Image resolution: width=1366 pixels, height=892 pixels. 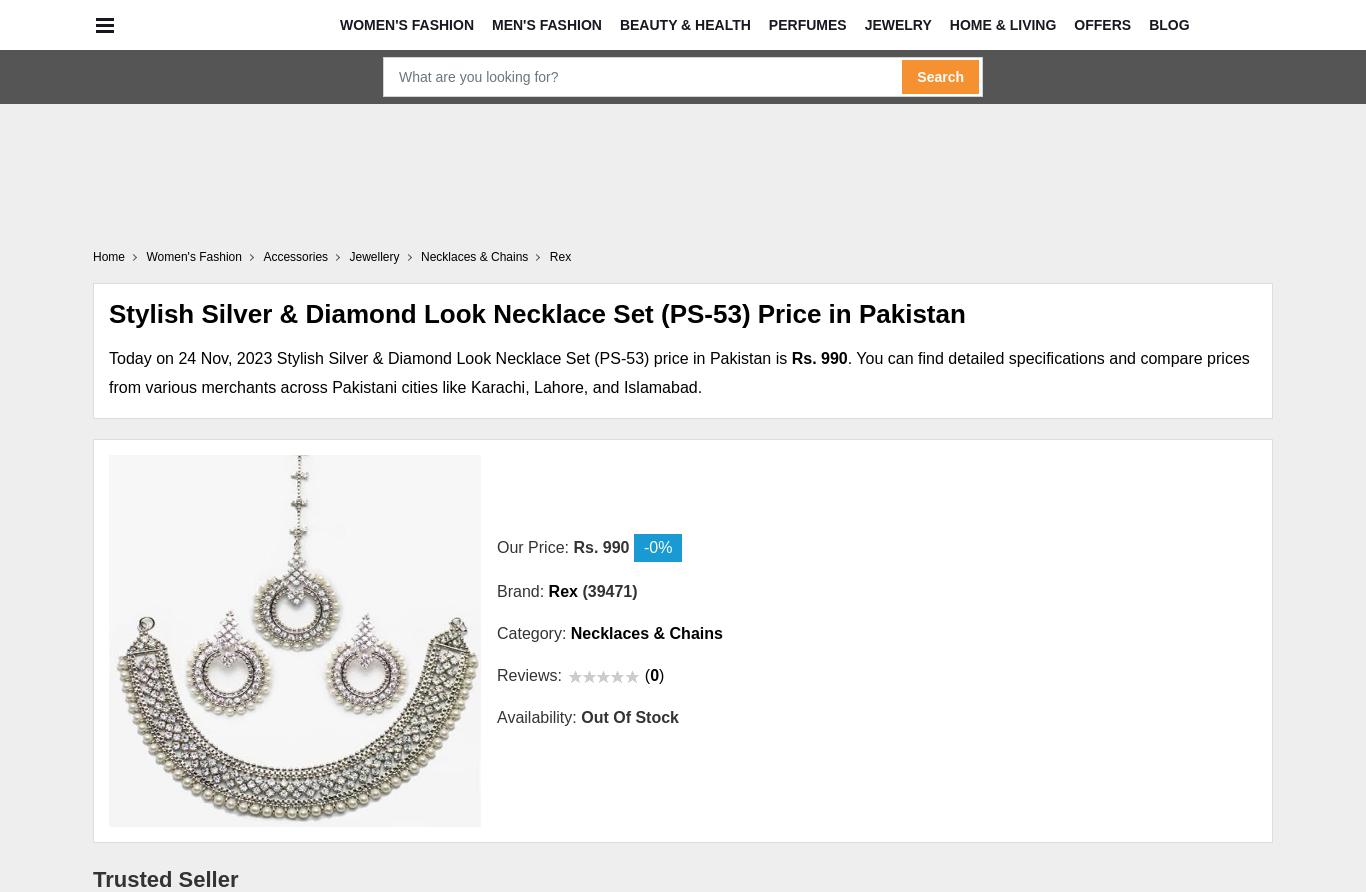 I want to click on 'Brand:', so click(x=496, y=589).